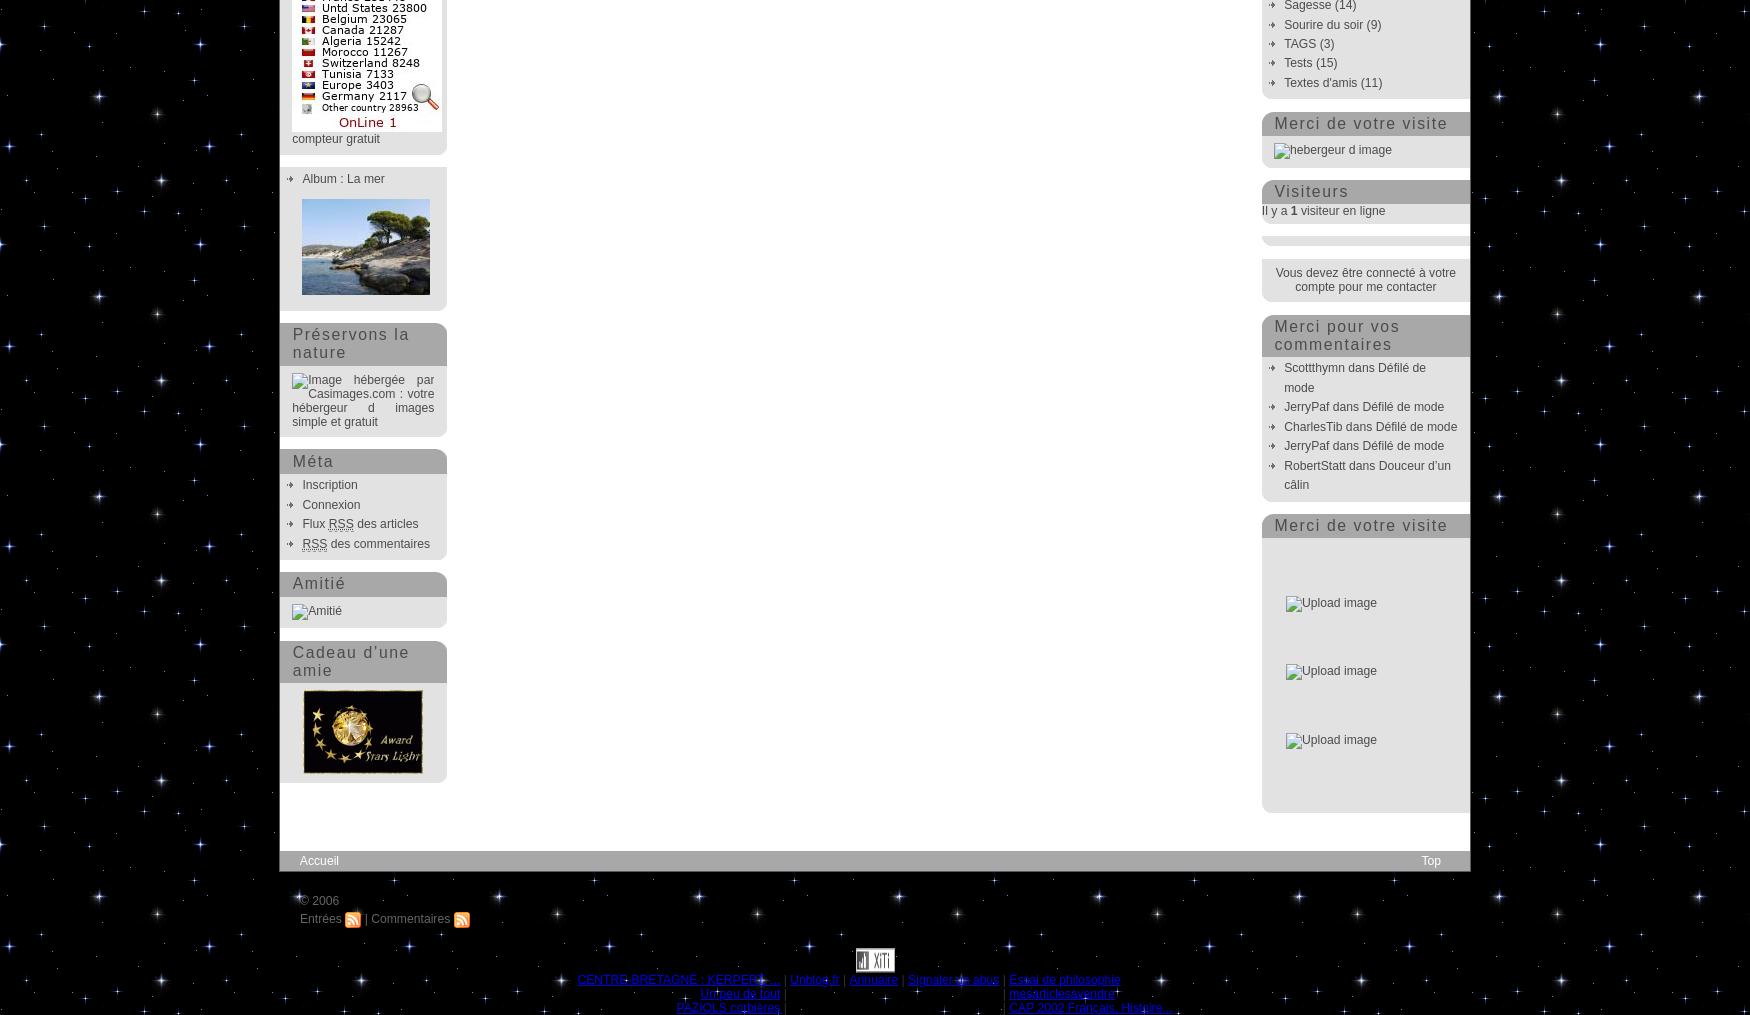  Describe the element at coordinates (873, 979) in the screenshot. I see `'Annuaire'` at that location.